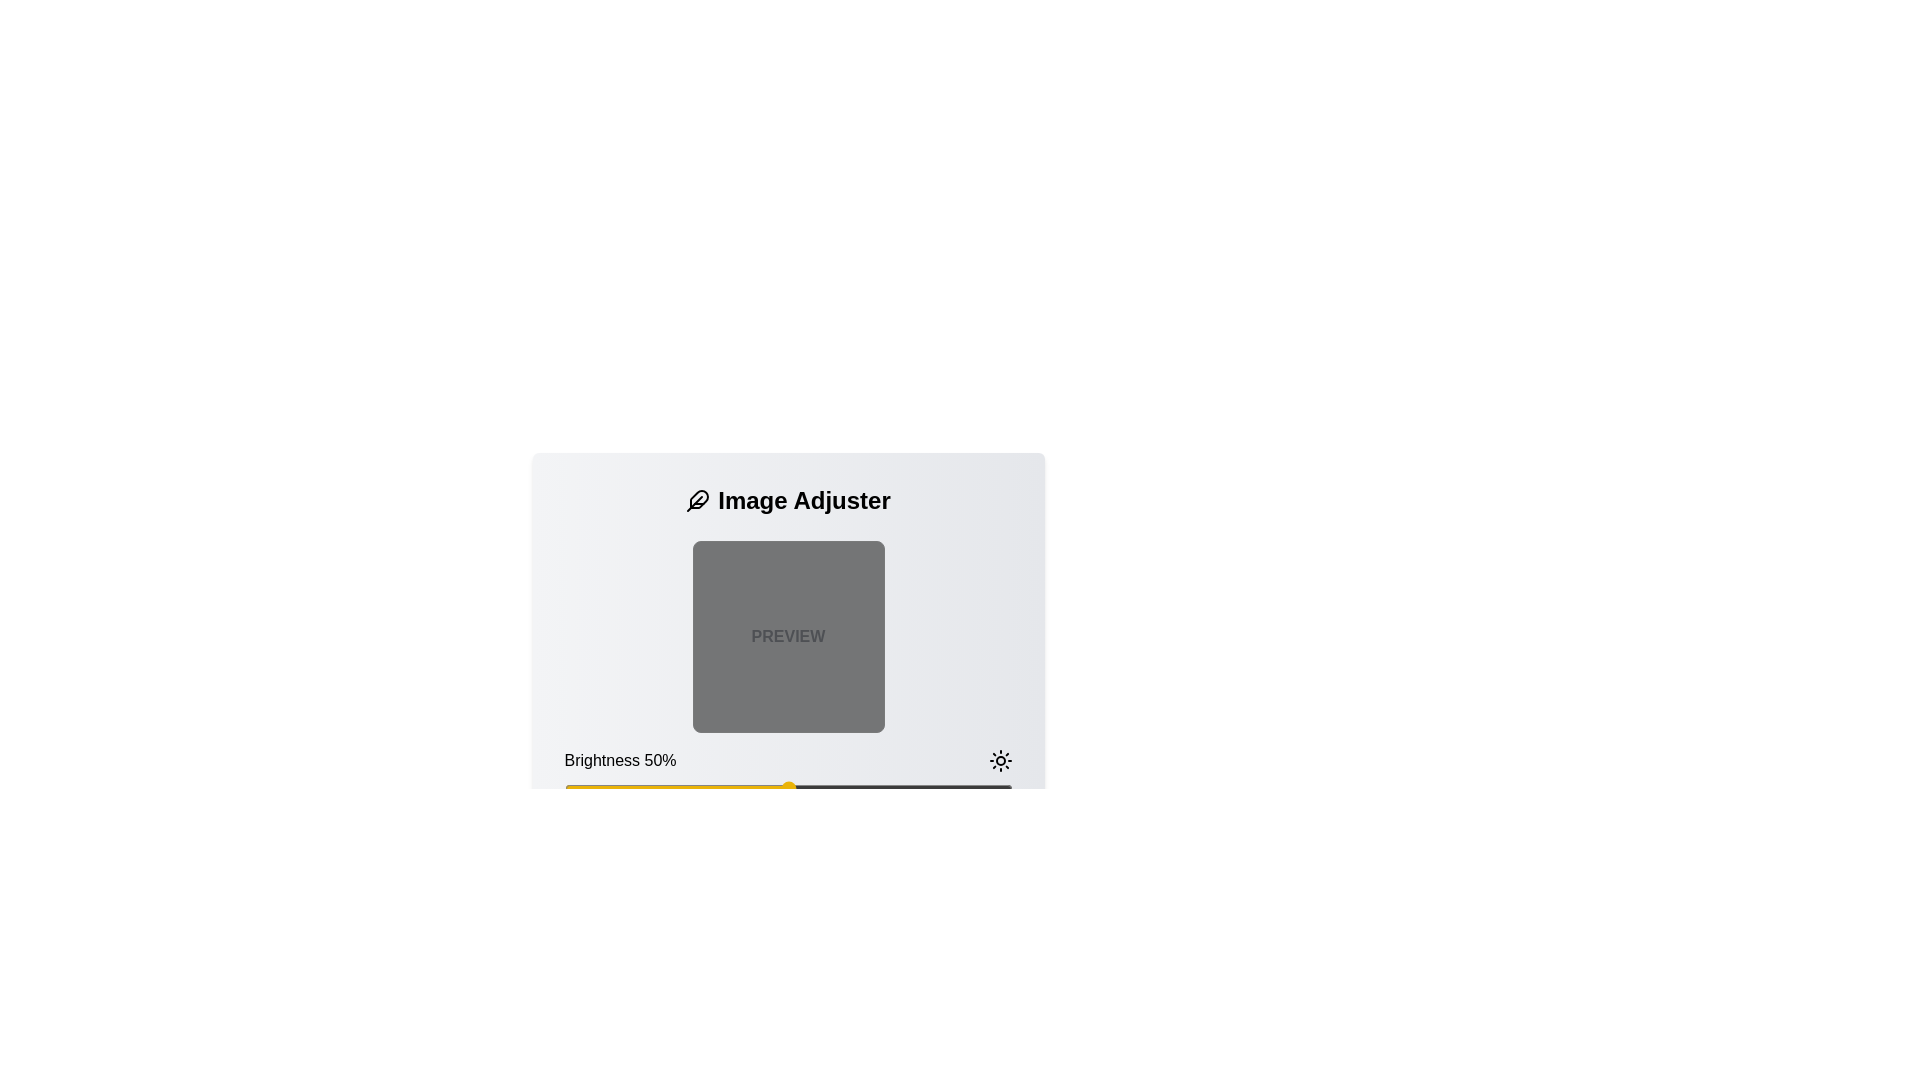 The image size is (1920, 1080). Describe the element at coordinates (751, 788) in the screenshot. I see `the slider` at that location.